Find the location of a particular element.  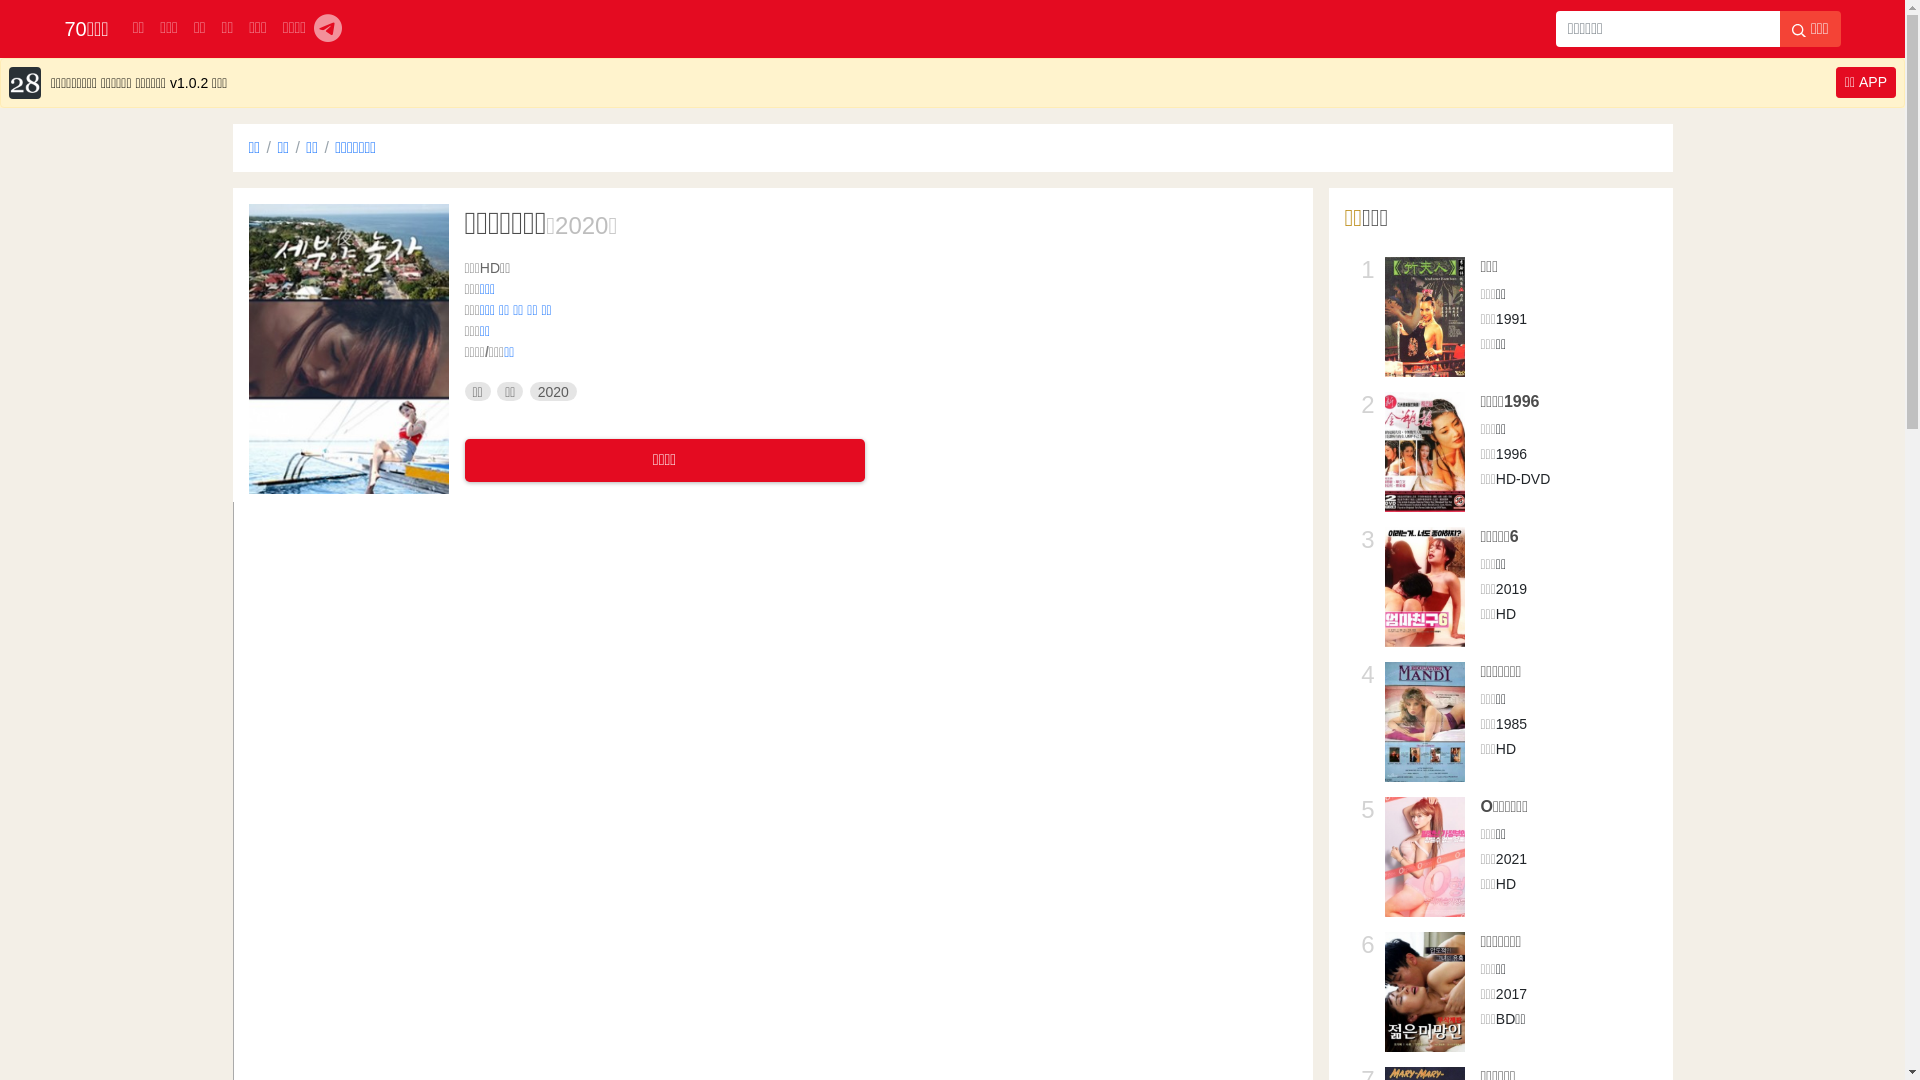

'2020' is located at coordinates (580, 225).